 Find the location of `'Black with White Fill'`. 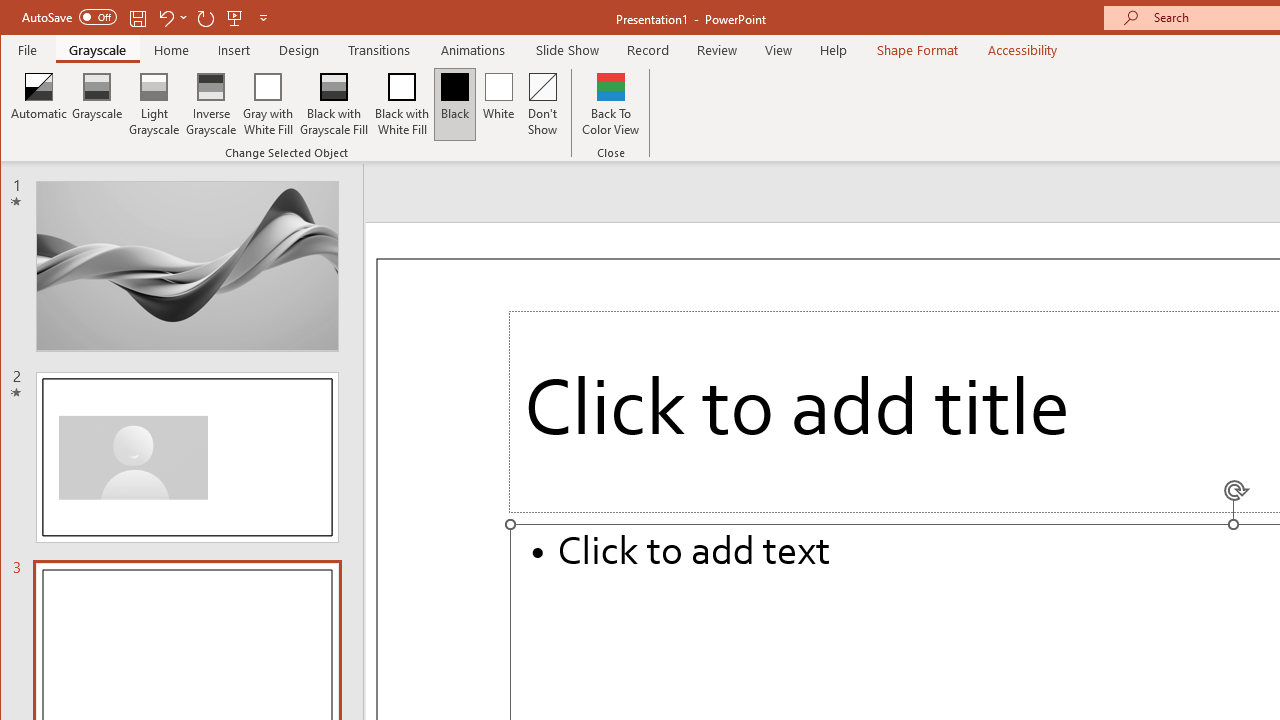

'Black with White Fill' is located at coordinates (401, 104).